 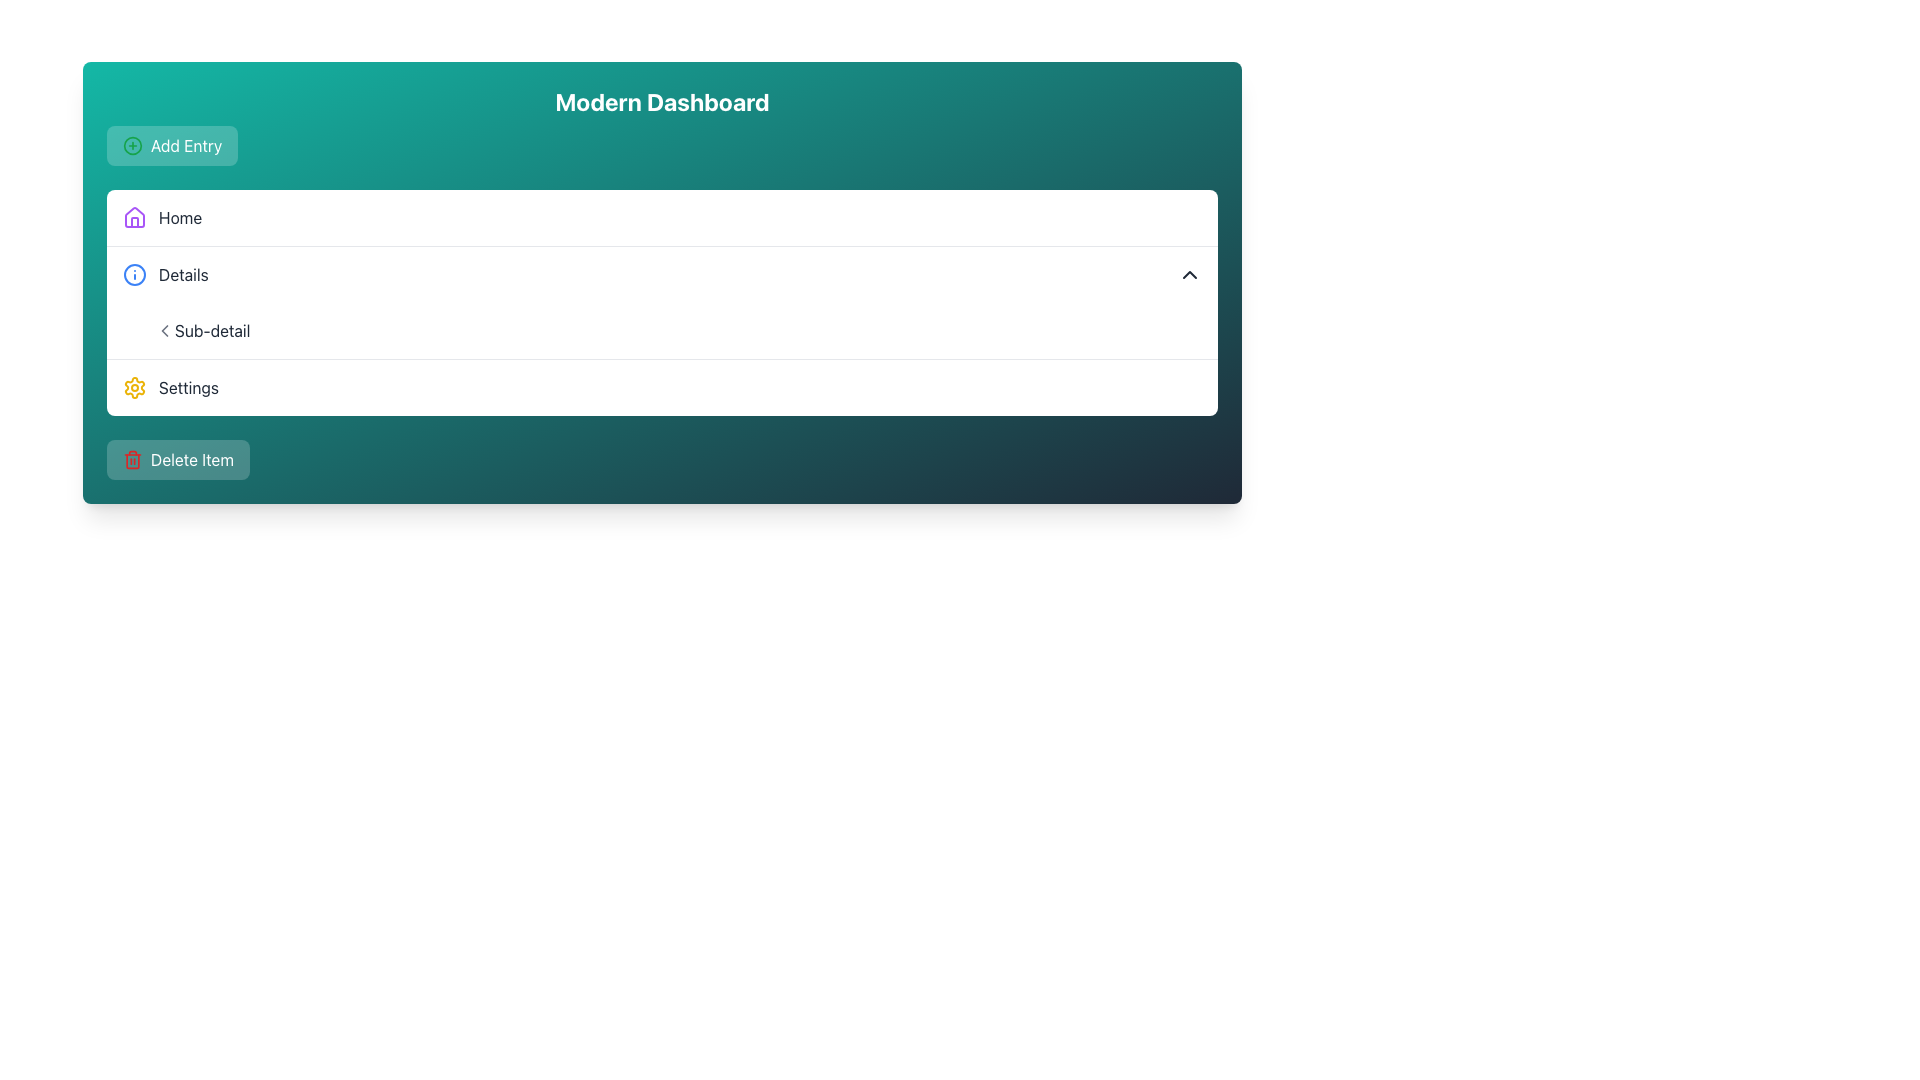 I want to click on the Interactive List Item located in the 'Modern Dashboard' panel, positioned between 'Details' and 'Settings', so click(x=678, y=330).